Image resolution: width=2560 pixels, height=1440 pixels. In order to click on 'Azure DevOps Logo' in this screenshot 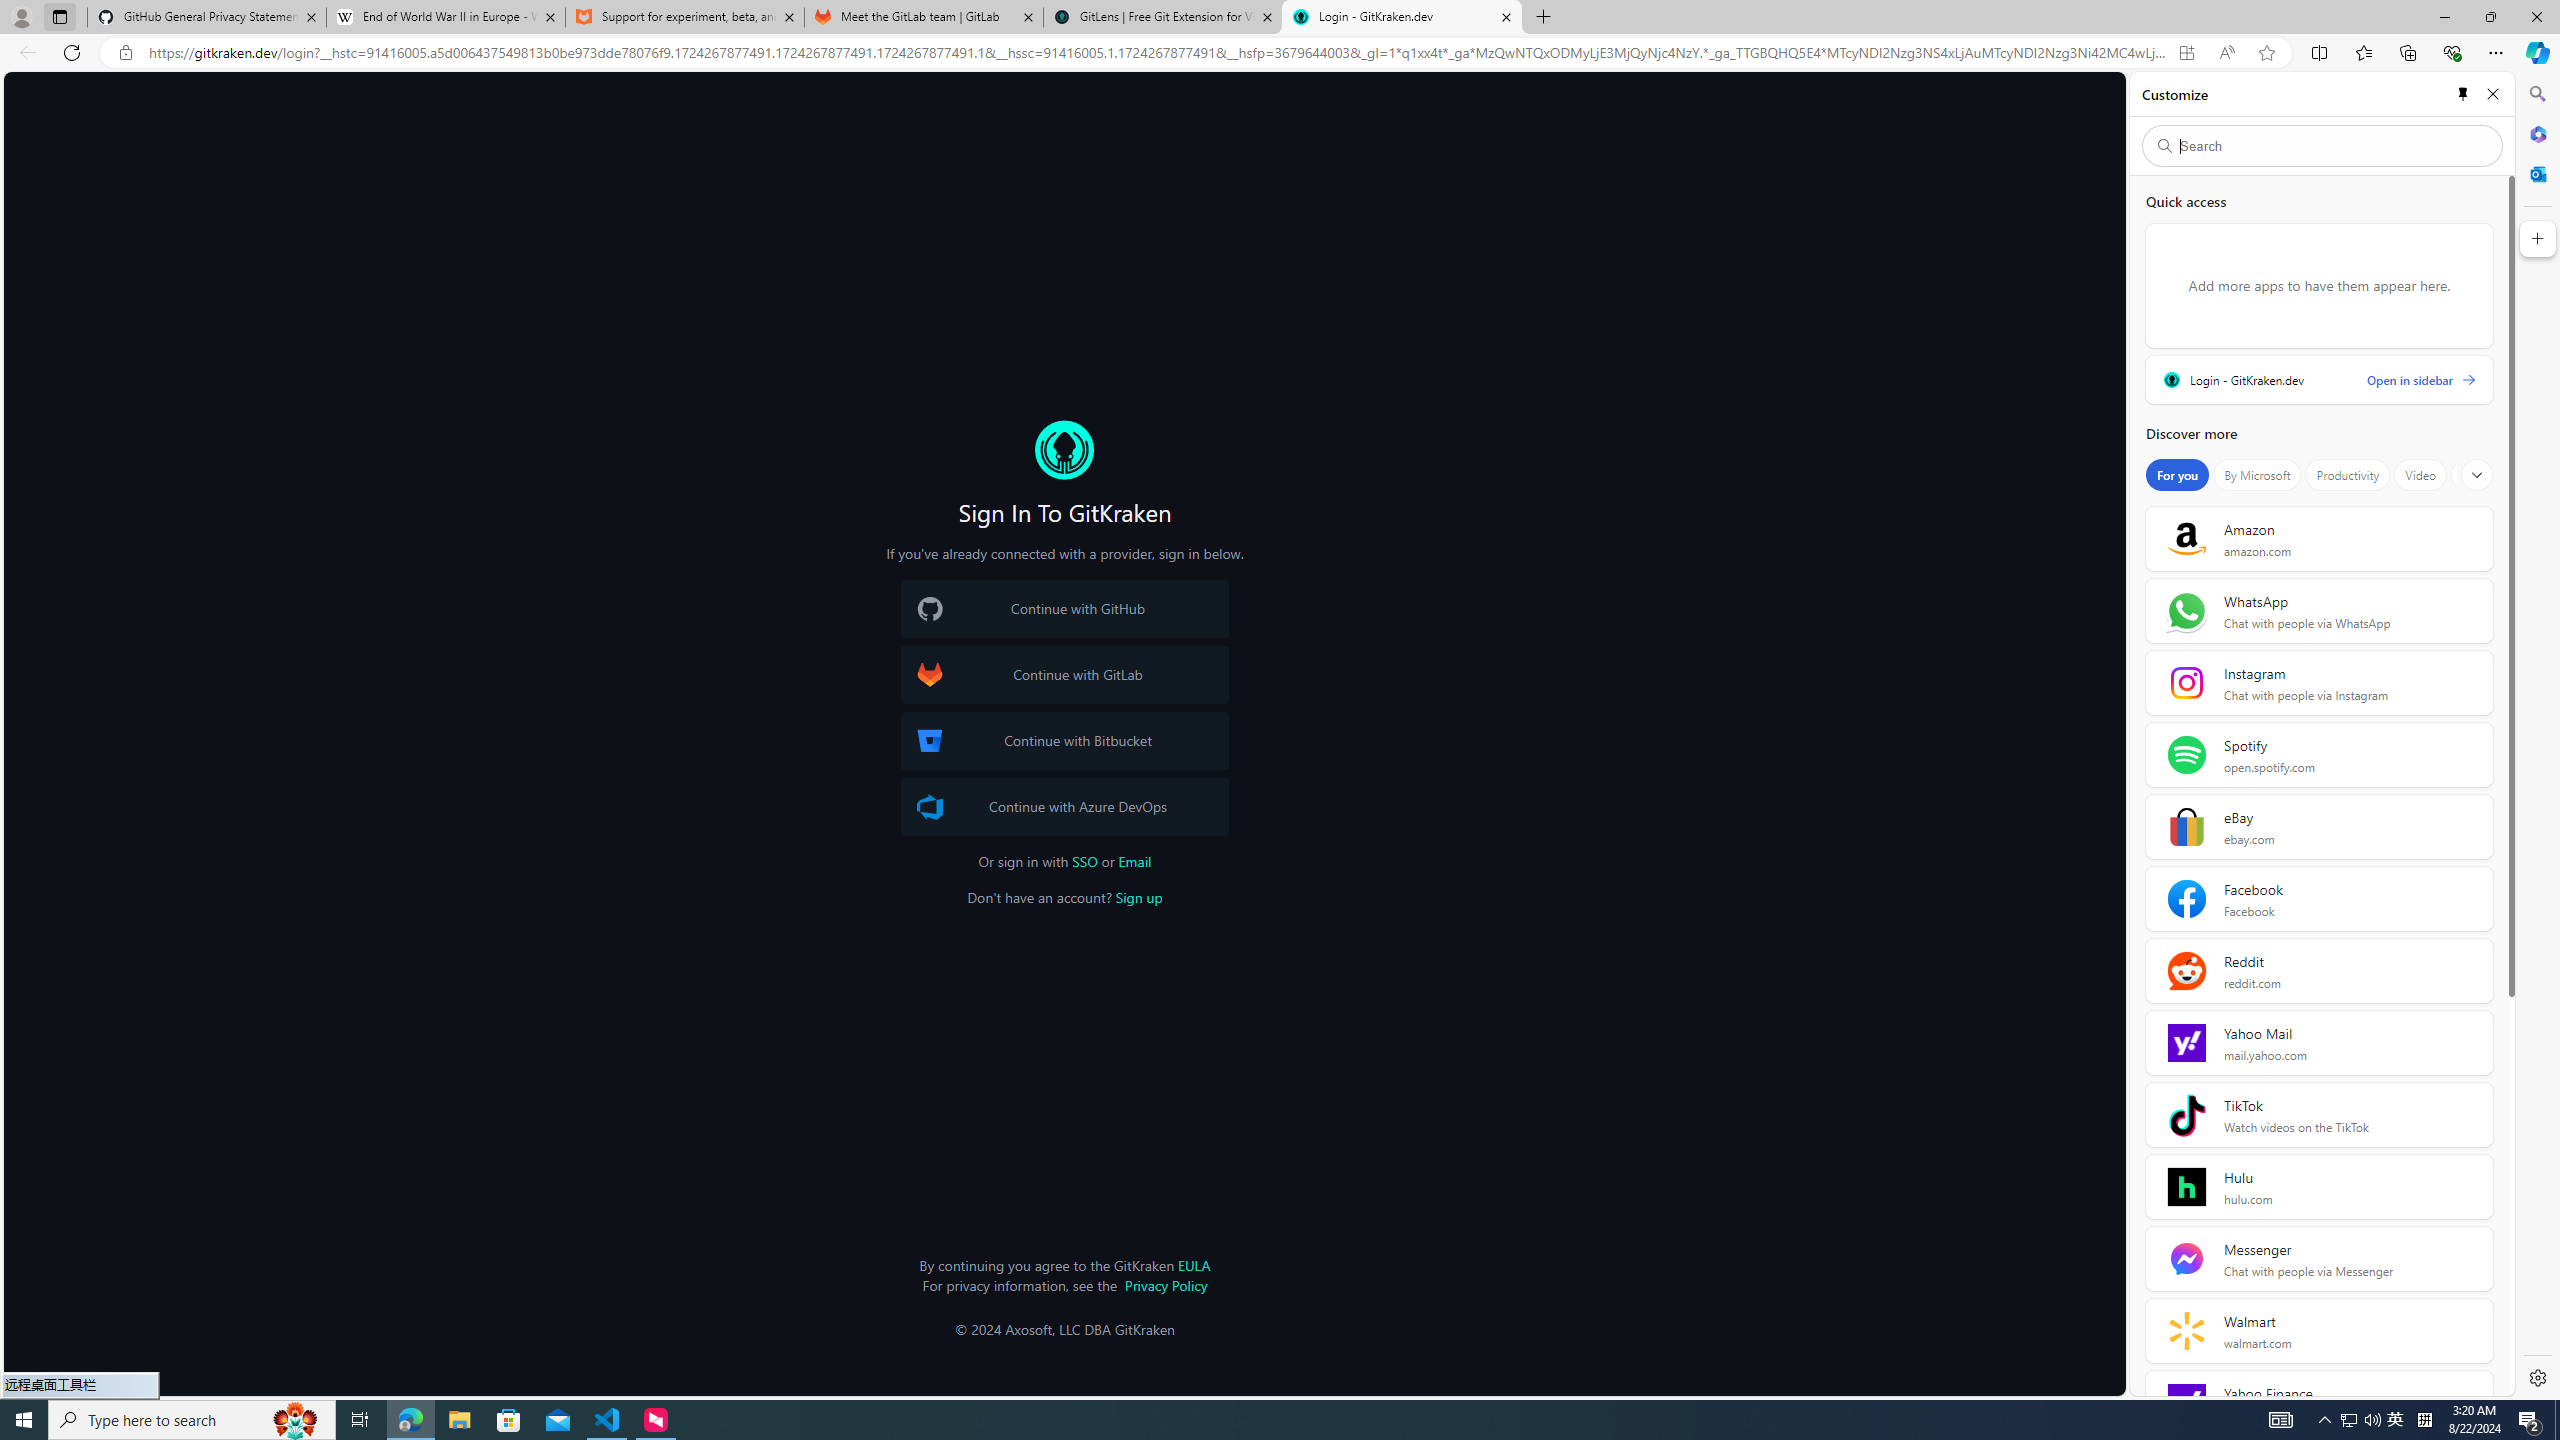, I will do `click(929, 805)`.